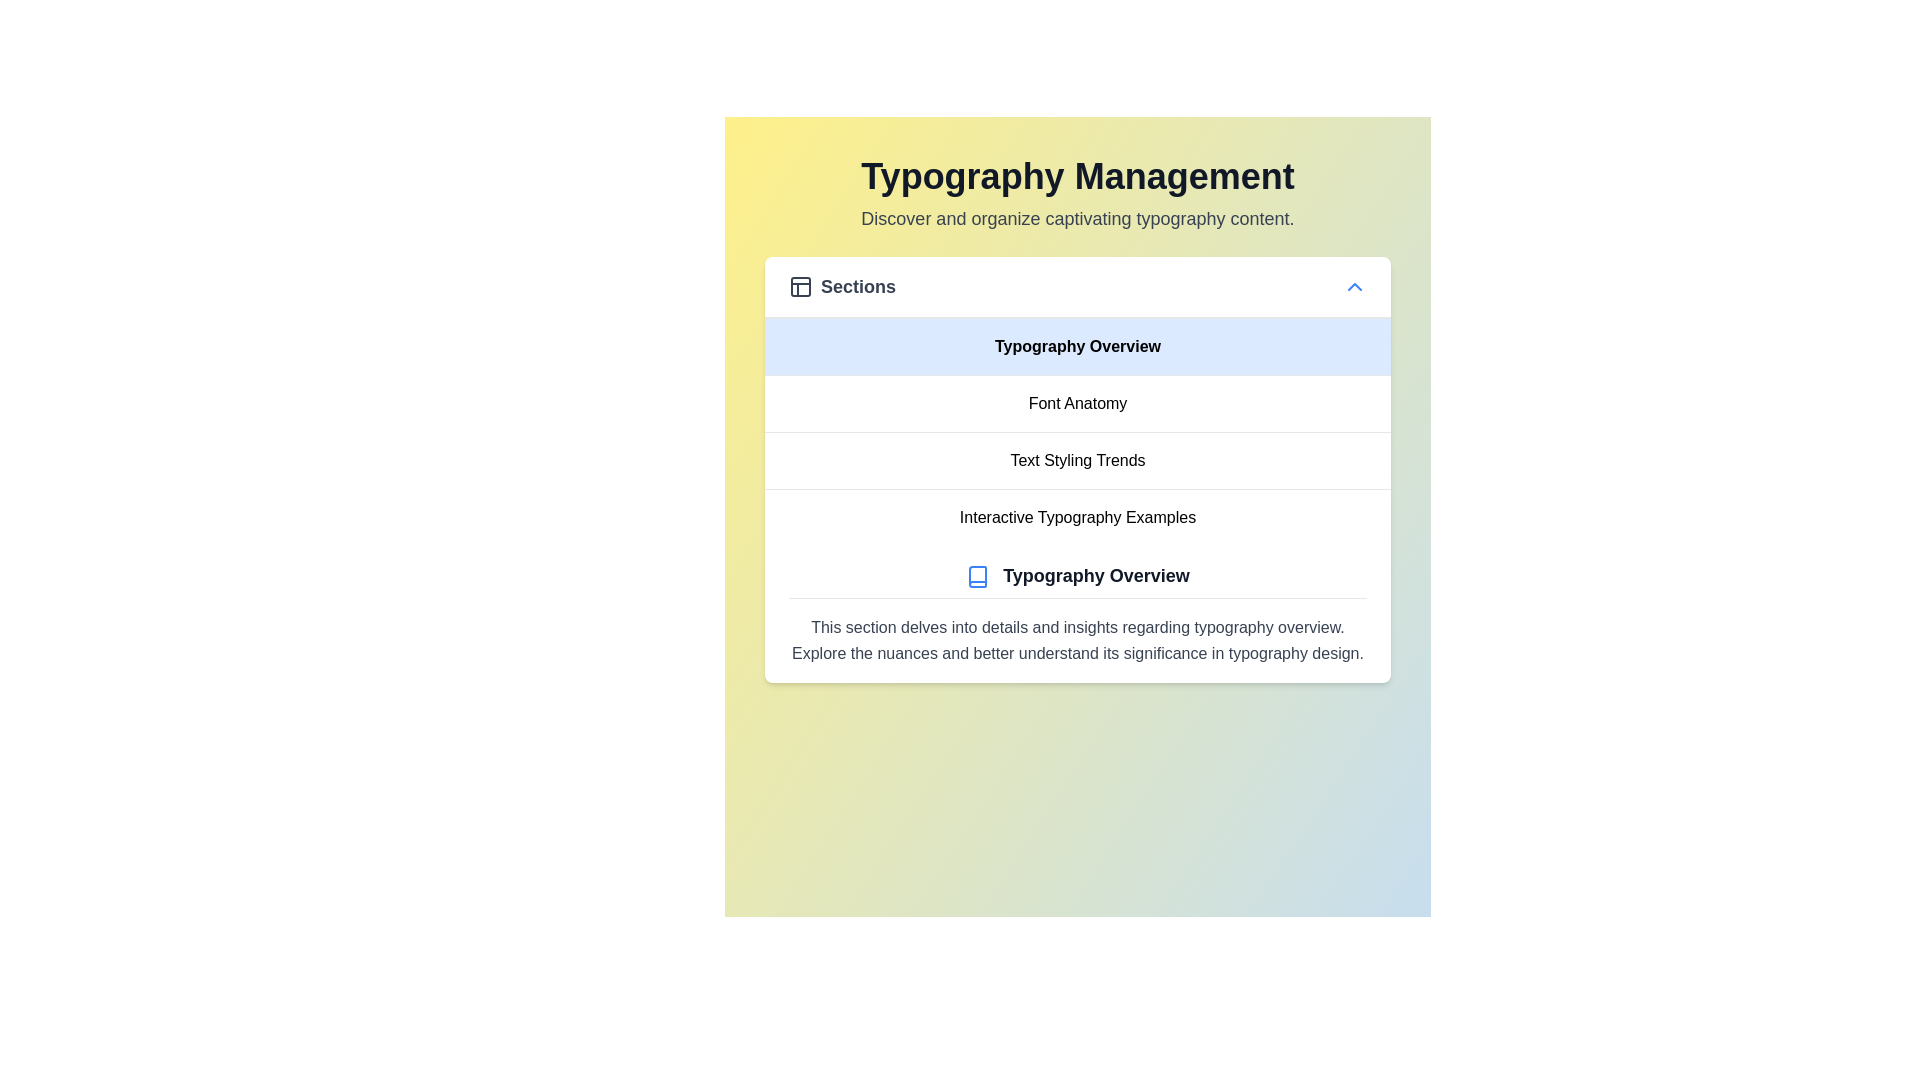 This screenshot has width=1920, height=1080. I want to click on the paragraph providing detailed textual information about typography, located below the title 'Typography Overview' and an icon, so click(1077, 640).